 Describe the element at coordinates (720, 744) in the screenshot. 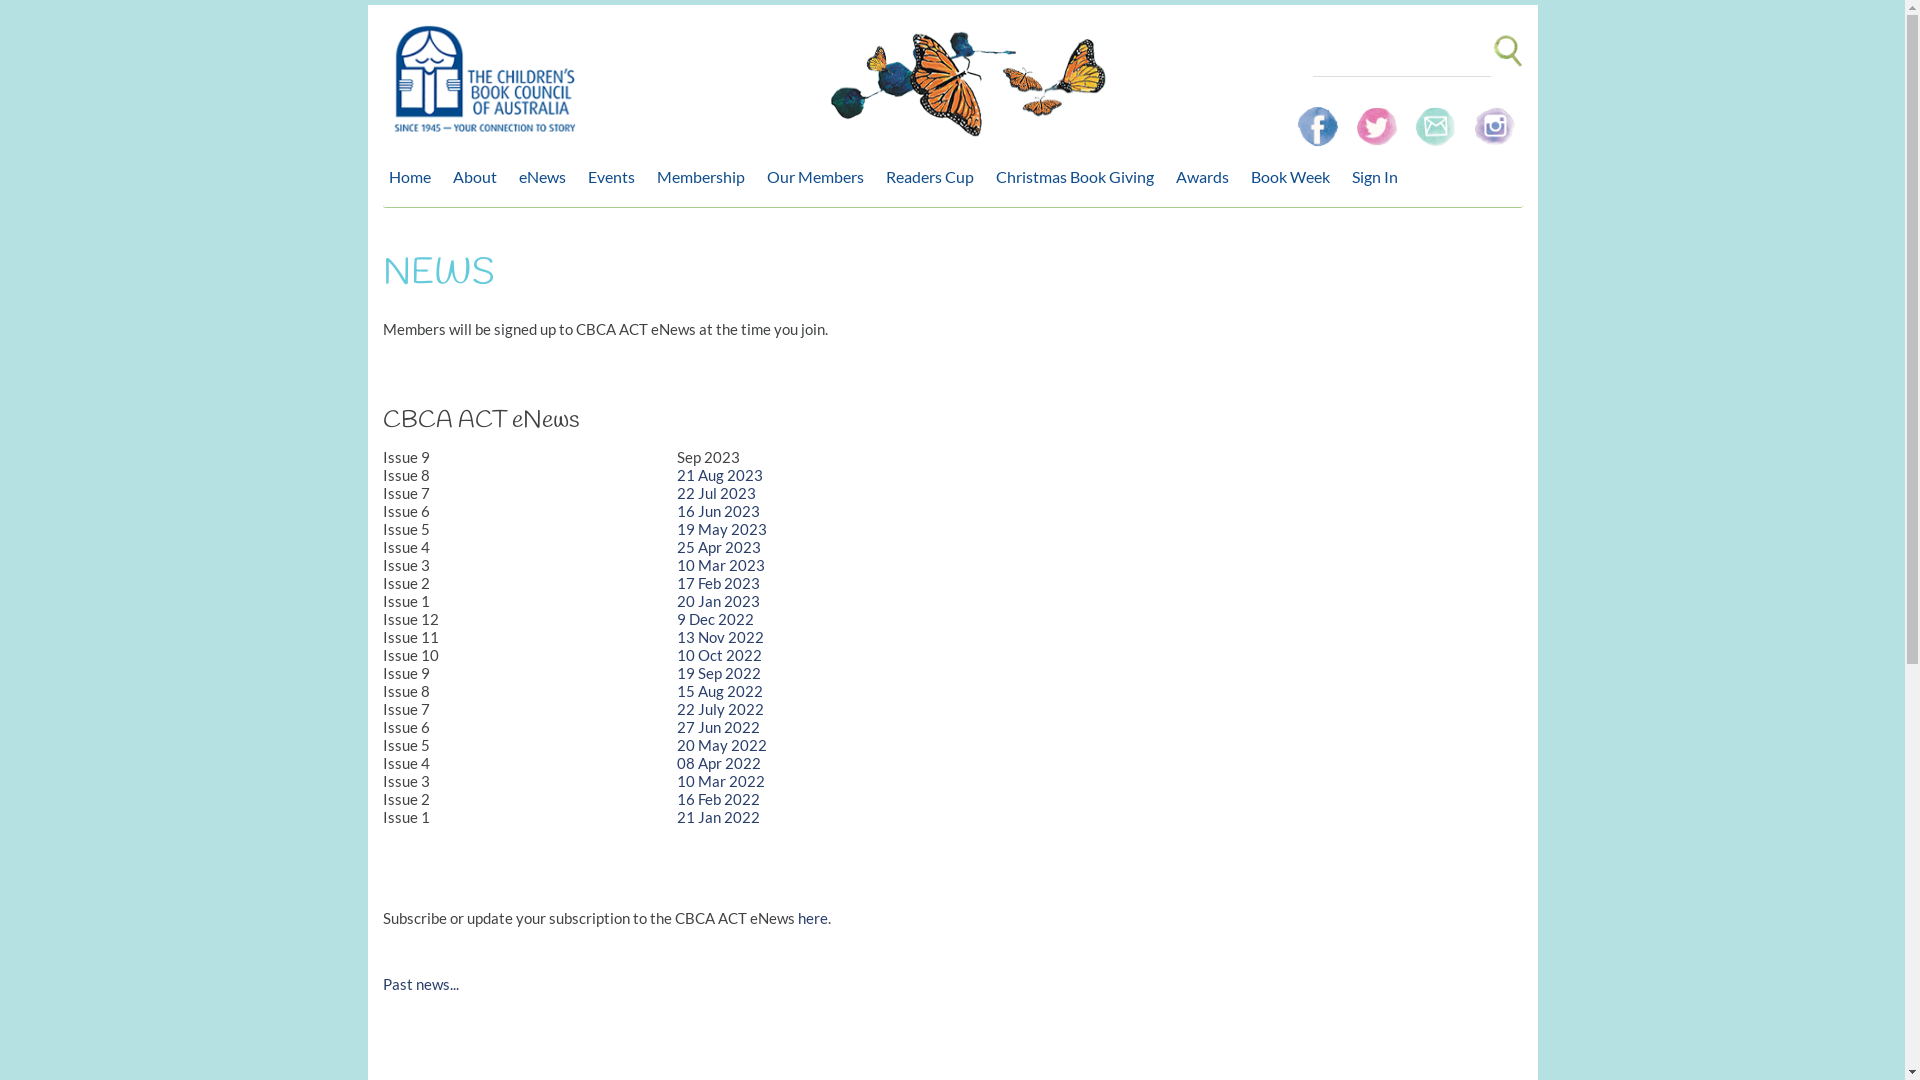

I see `'20 May 2022'` at that location.